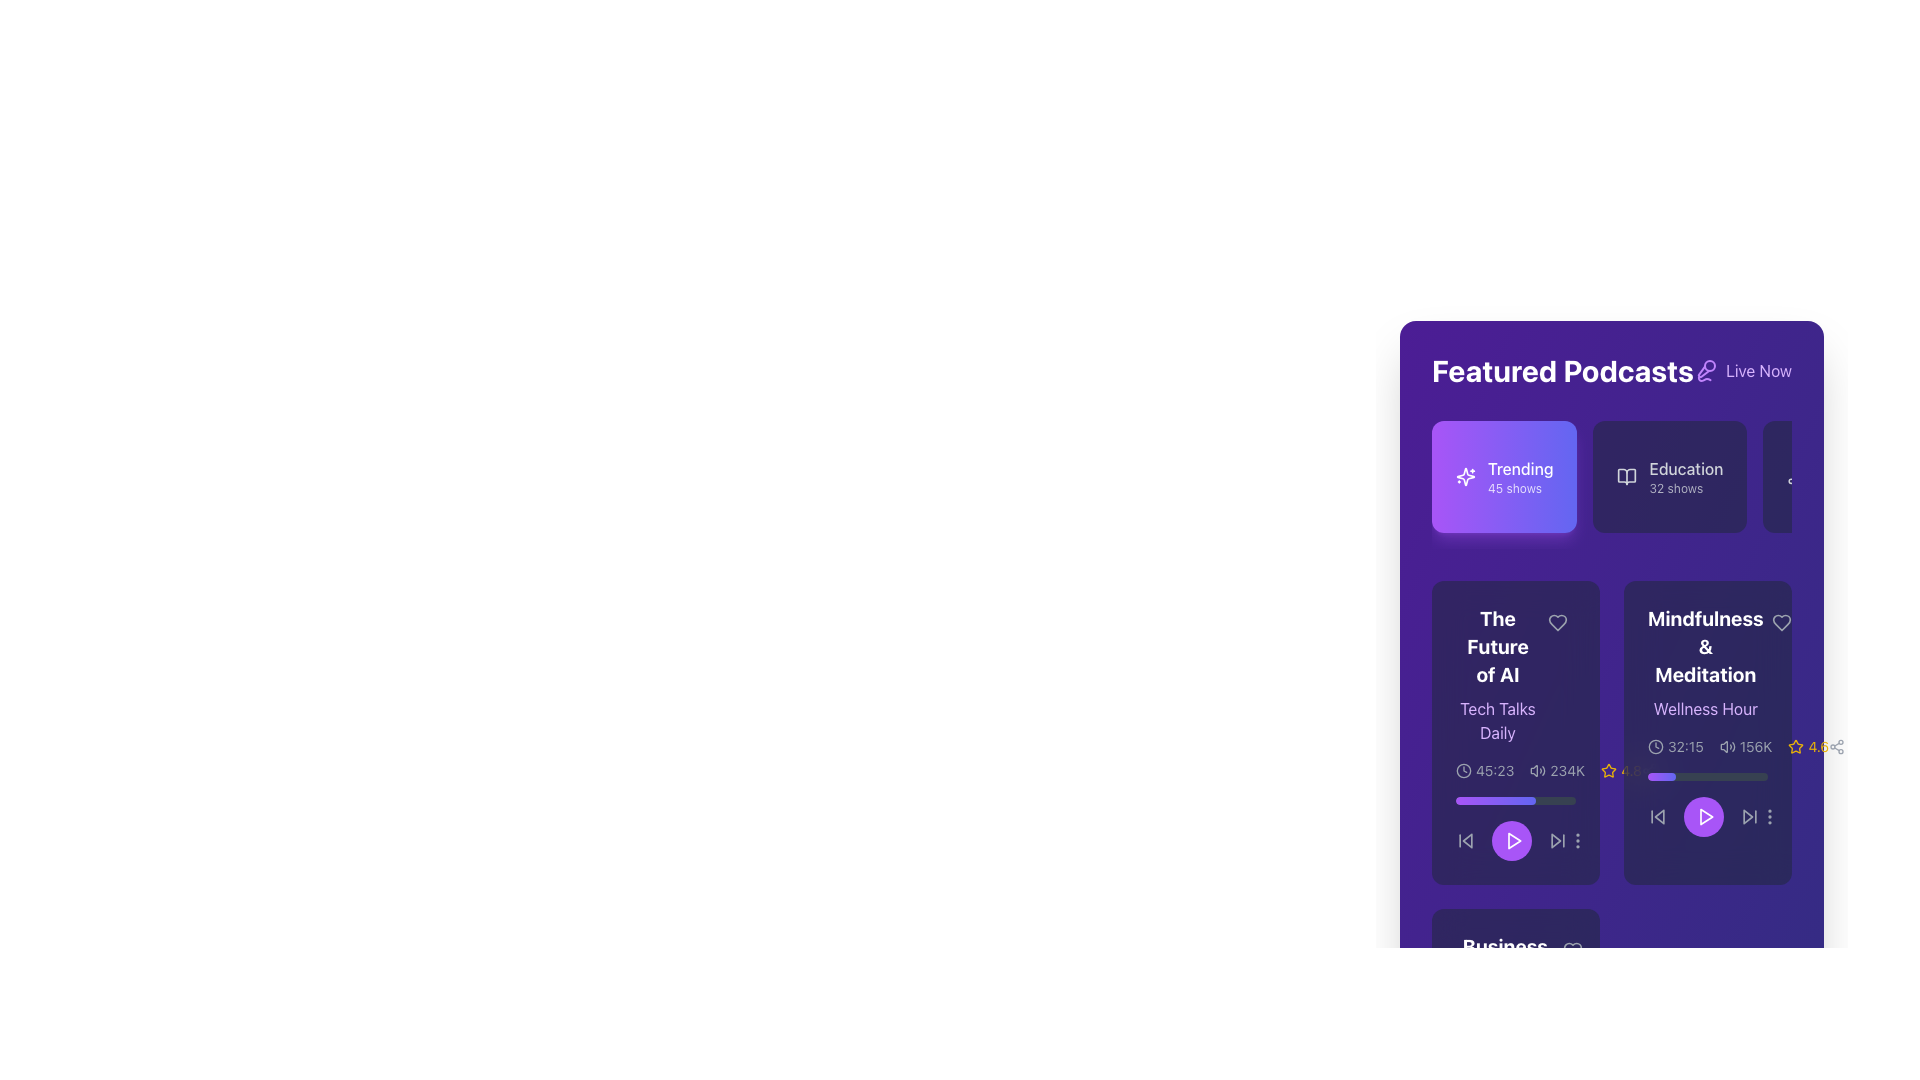  Describe the element at coordinates (1808, 747) in the screenshot. I see `the rating display, which consists of a yellow star icon and the text '4.6', positioned at the bottom of the podcast description card` at that location.